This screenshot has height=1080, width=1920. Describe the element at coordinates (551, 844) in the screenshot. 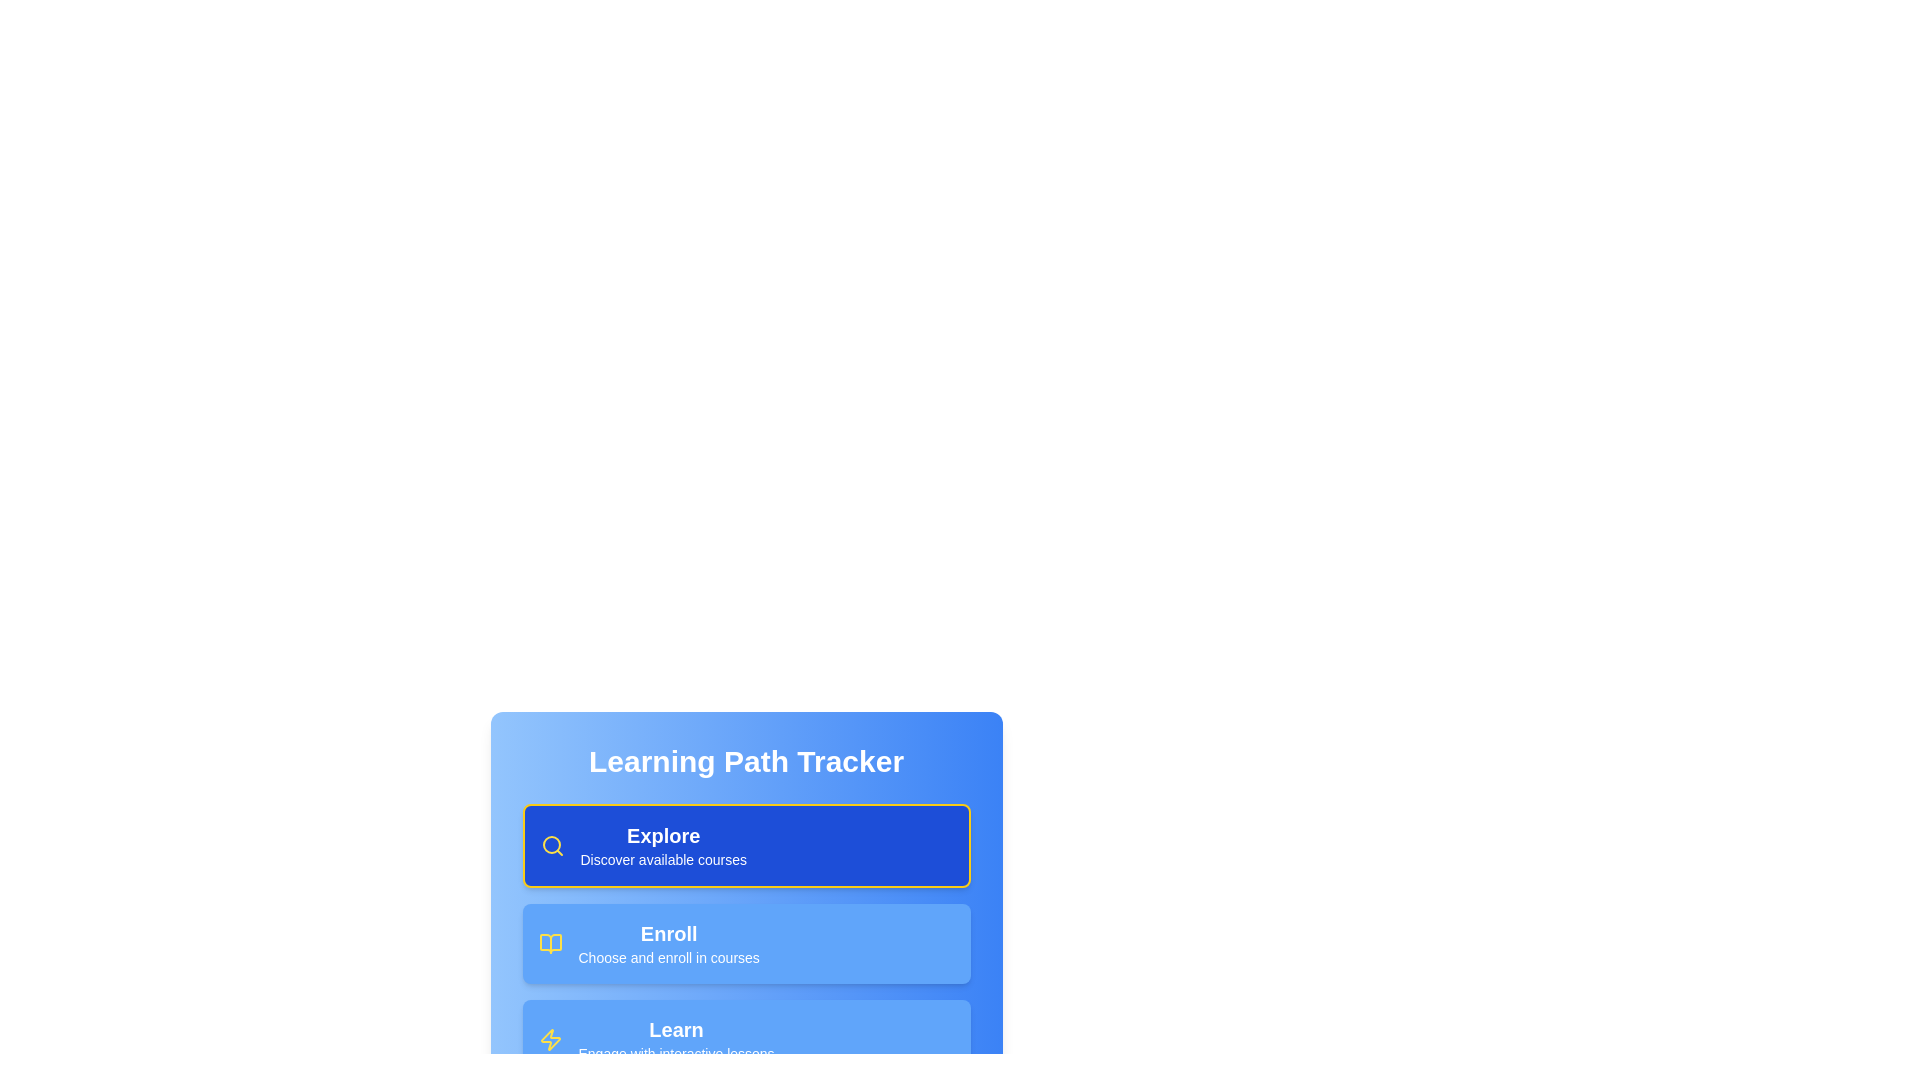

I see `the circular shape of the search icon that is part of a blue button labeled 'Explore' located in the upper section of the interface` at that location.